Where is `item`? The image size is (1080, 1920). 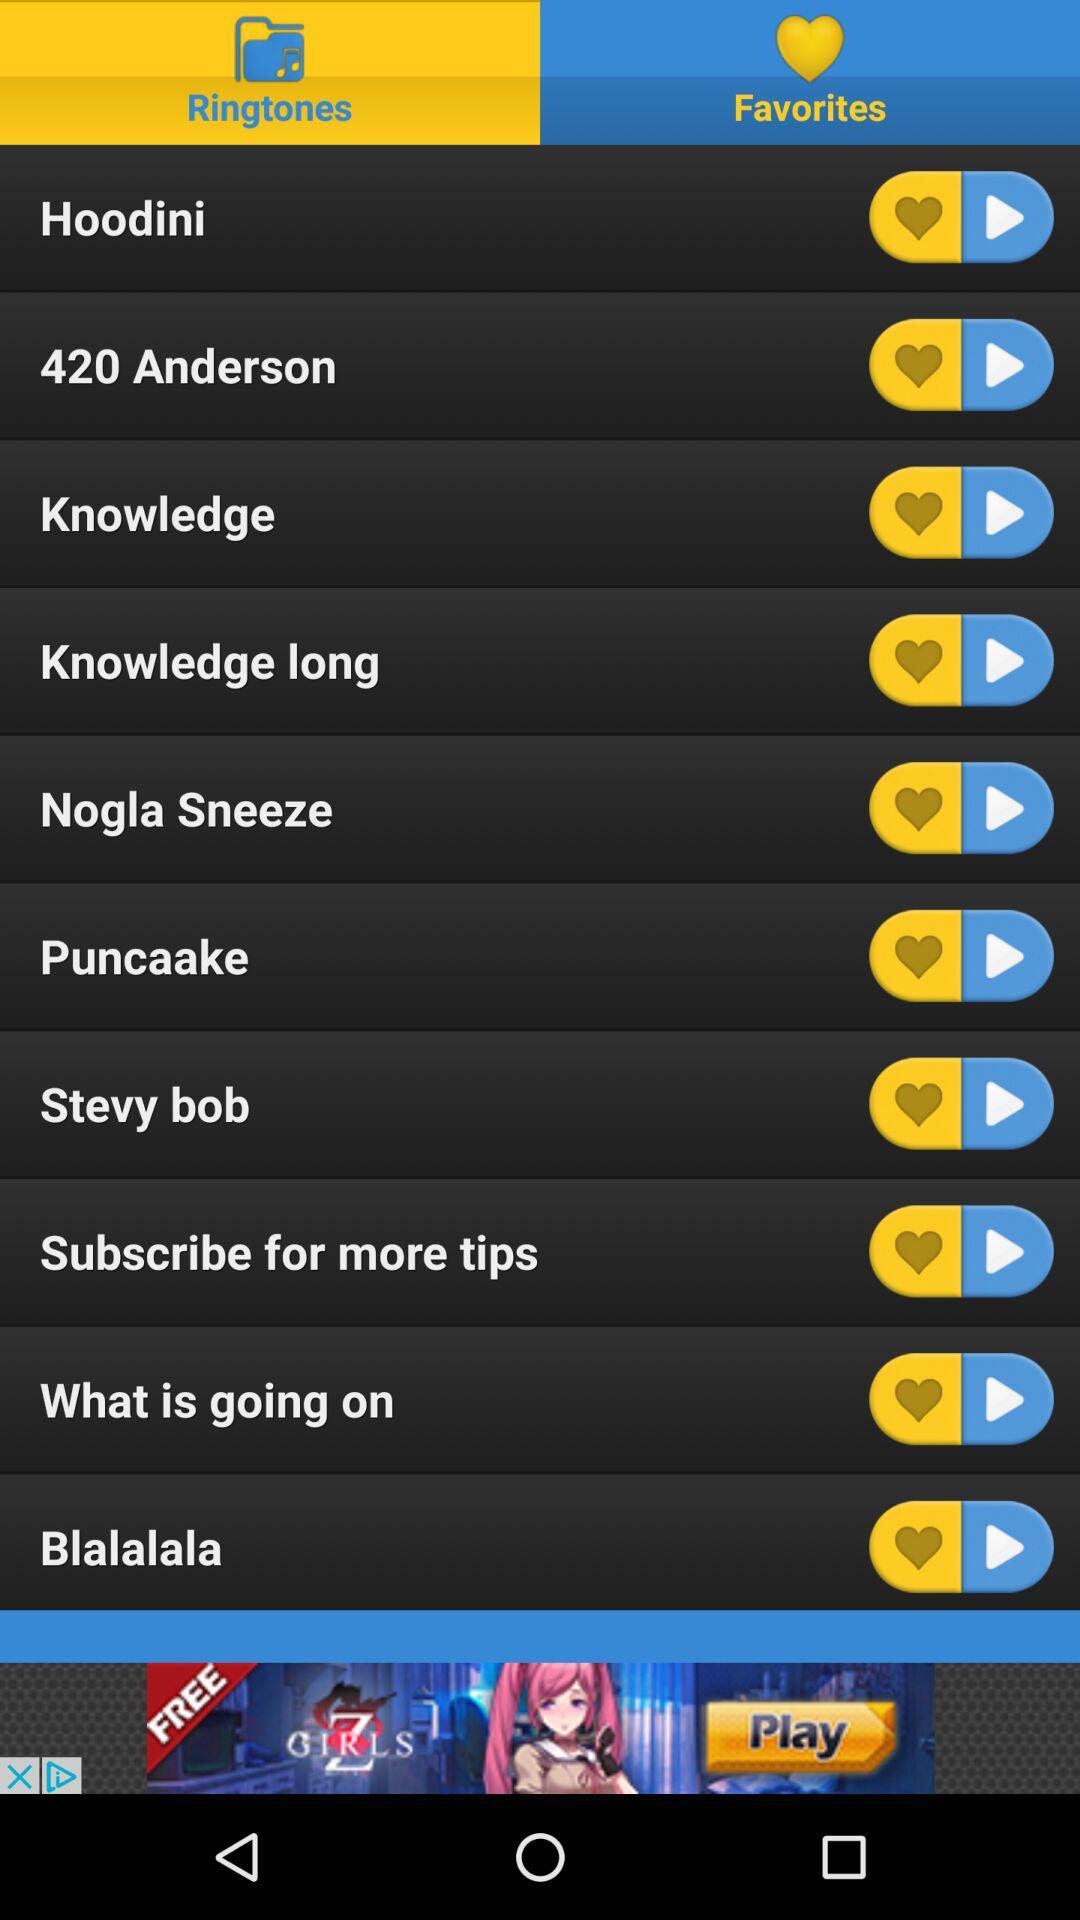
item is located at coordinates (1007, 1545).